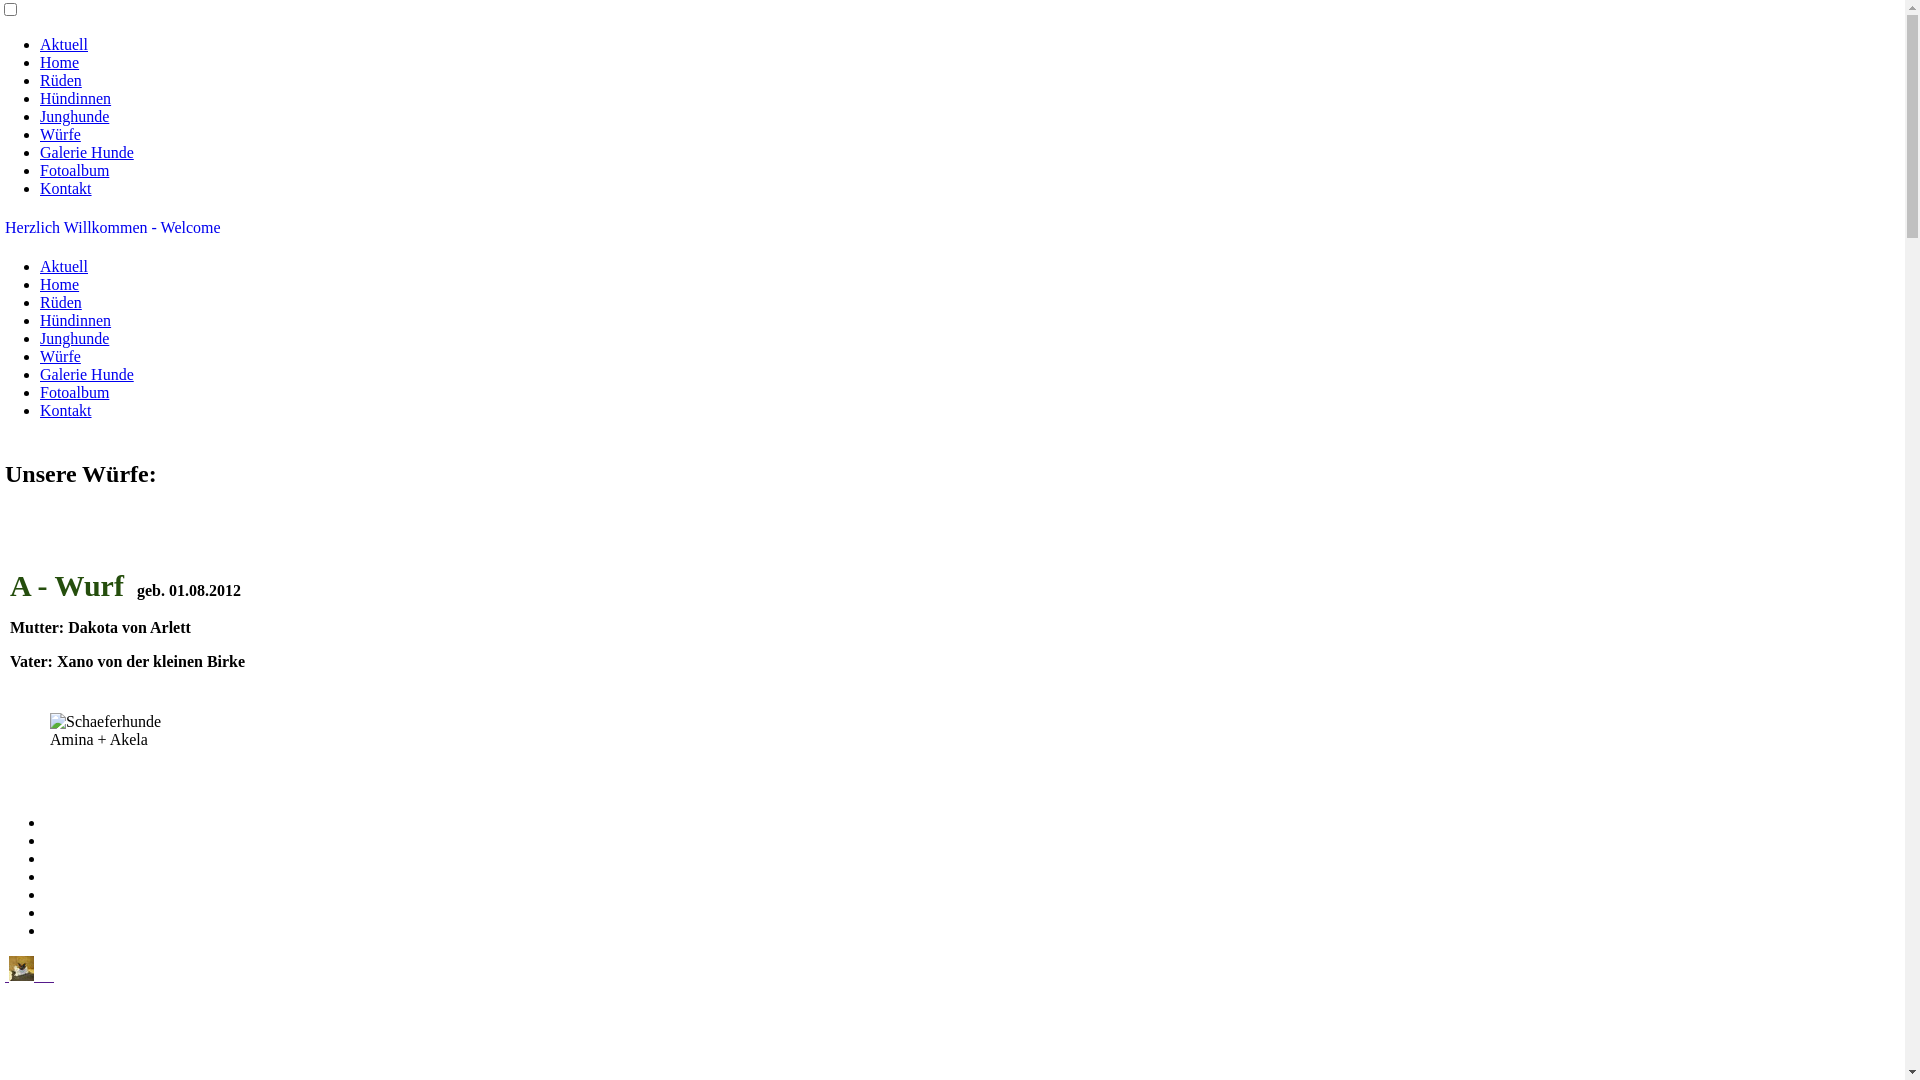 The image size is (1920, 1080). Describe the element at coordinates (39, 392) in the screenshot. I see `'Fotoalbum'` at that location.